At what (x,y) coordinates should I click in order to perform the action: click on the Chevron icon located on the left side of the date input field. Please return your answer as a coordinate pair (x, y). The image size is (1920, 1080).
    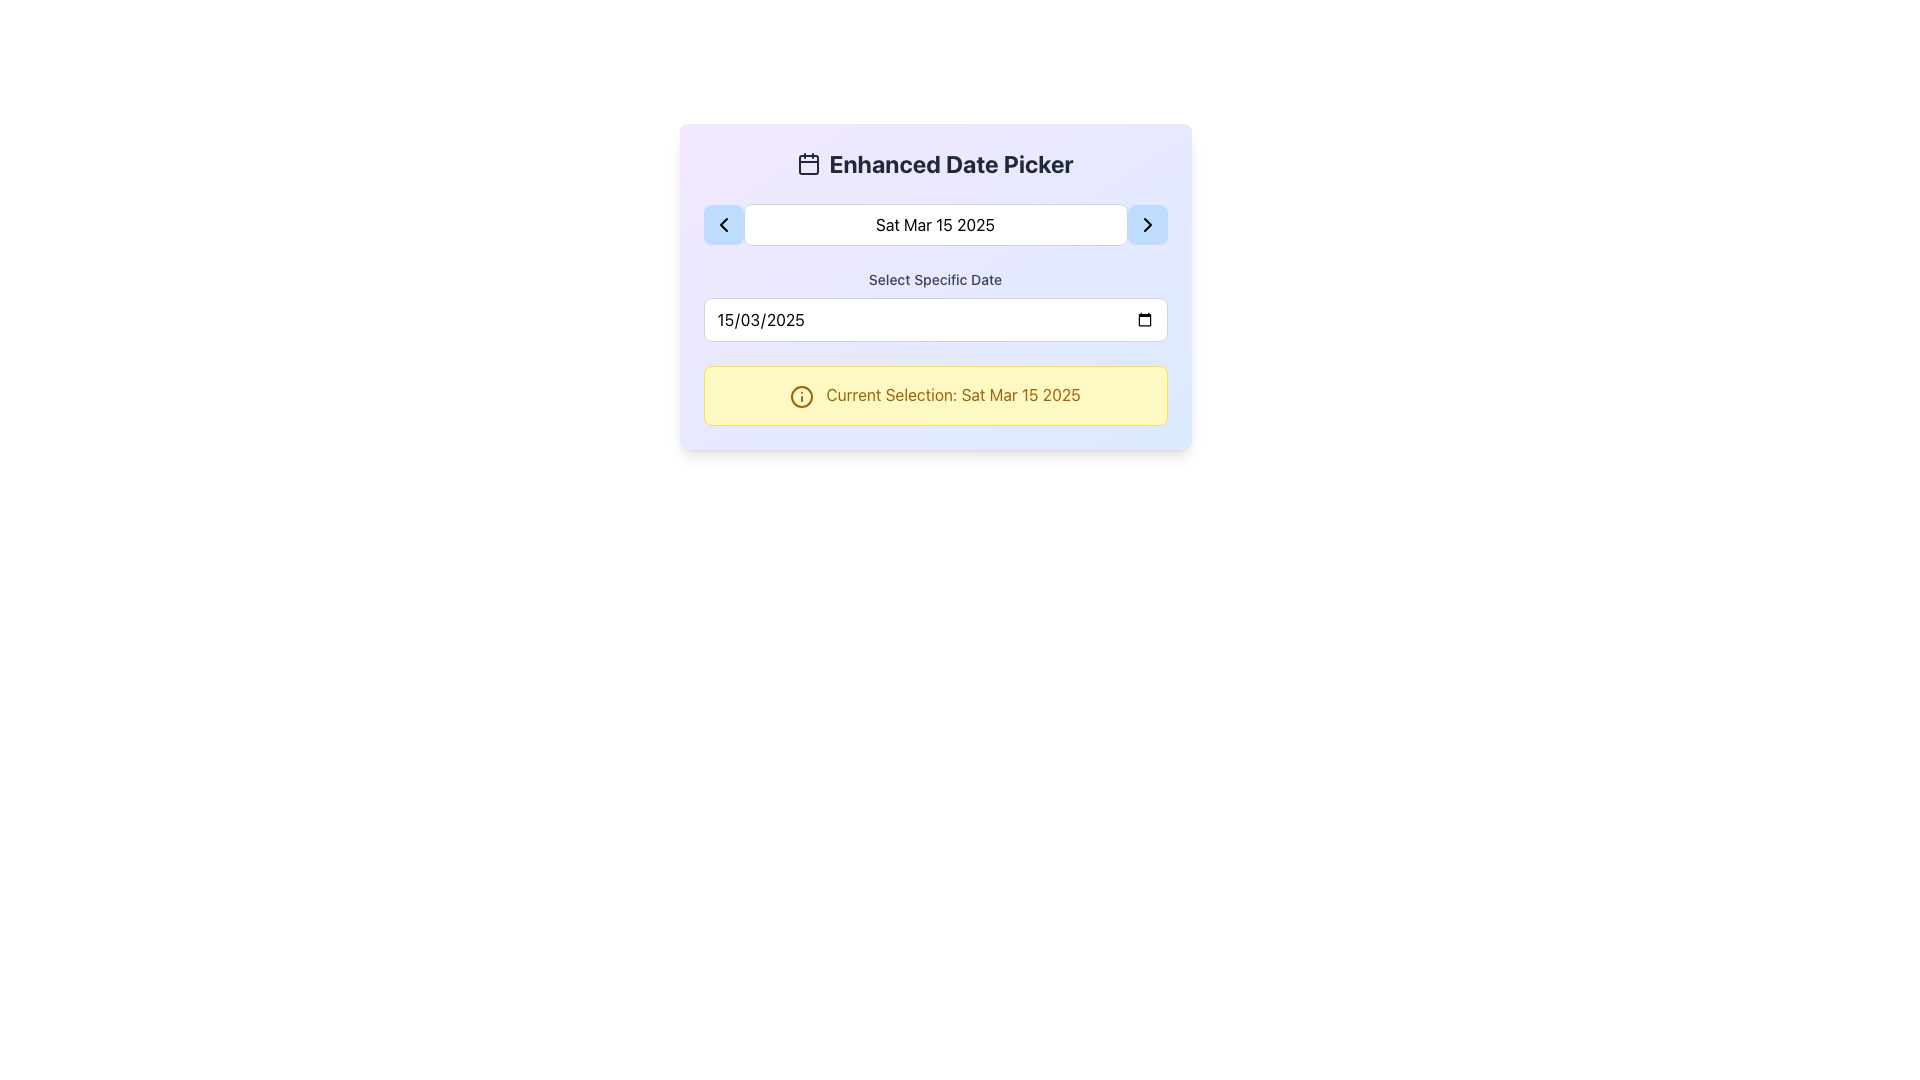
    Looking at the image, I should click on (722, 224).